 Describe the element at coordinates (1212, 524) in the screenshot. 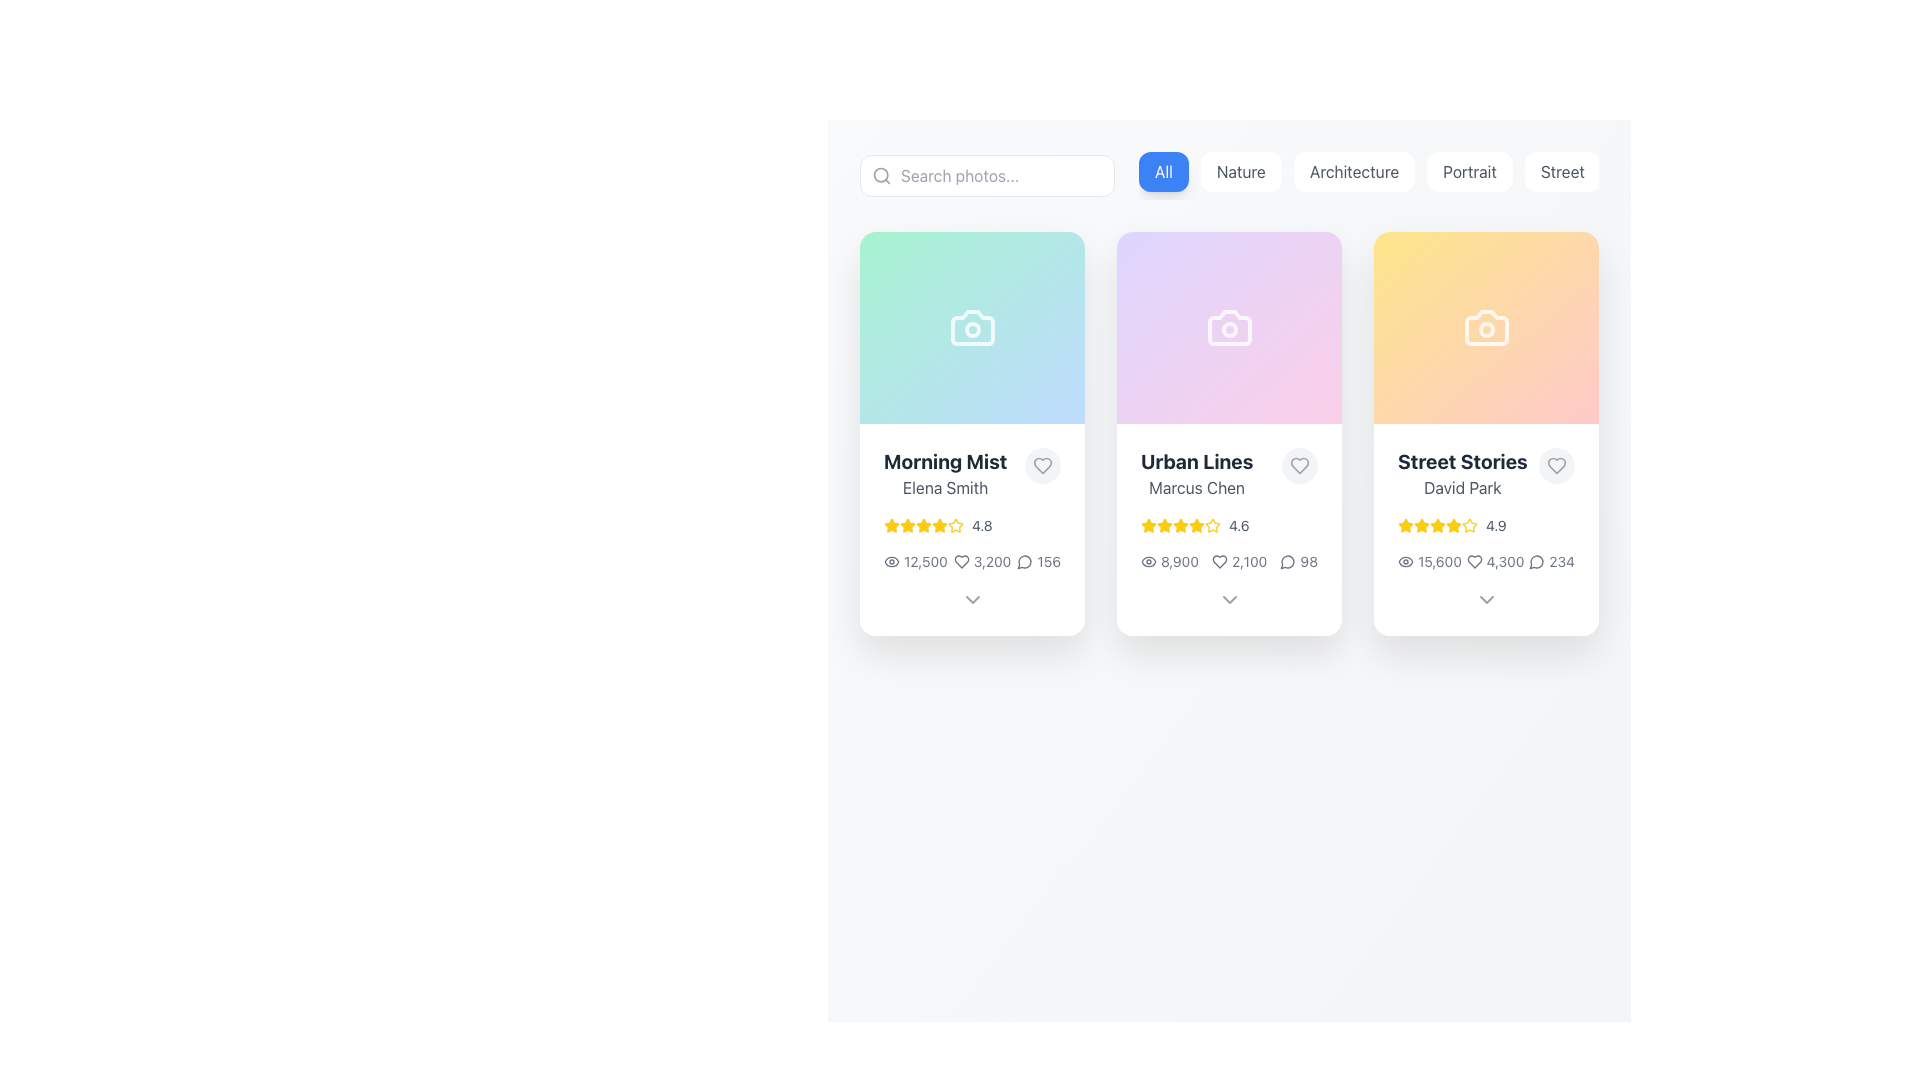

I see `the star icon representing the 4.6 rating under the 'Urban Lines' card, located in the second column of the three-column layout` at that location.